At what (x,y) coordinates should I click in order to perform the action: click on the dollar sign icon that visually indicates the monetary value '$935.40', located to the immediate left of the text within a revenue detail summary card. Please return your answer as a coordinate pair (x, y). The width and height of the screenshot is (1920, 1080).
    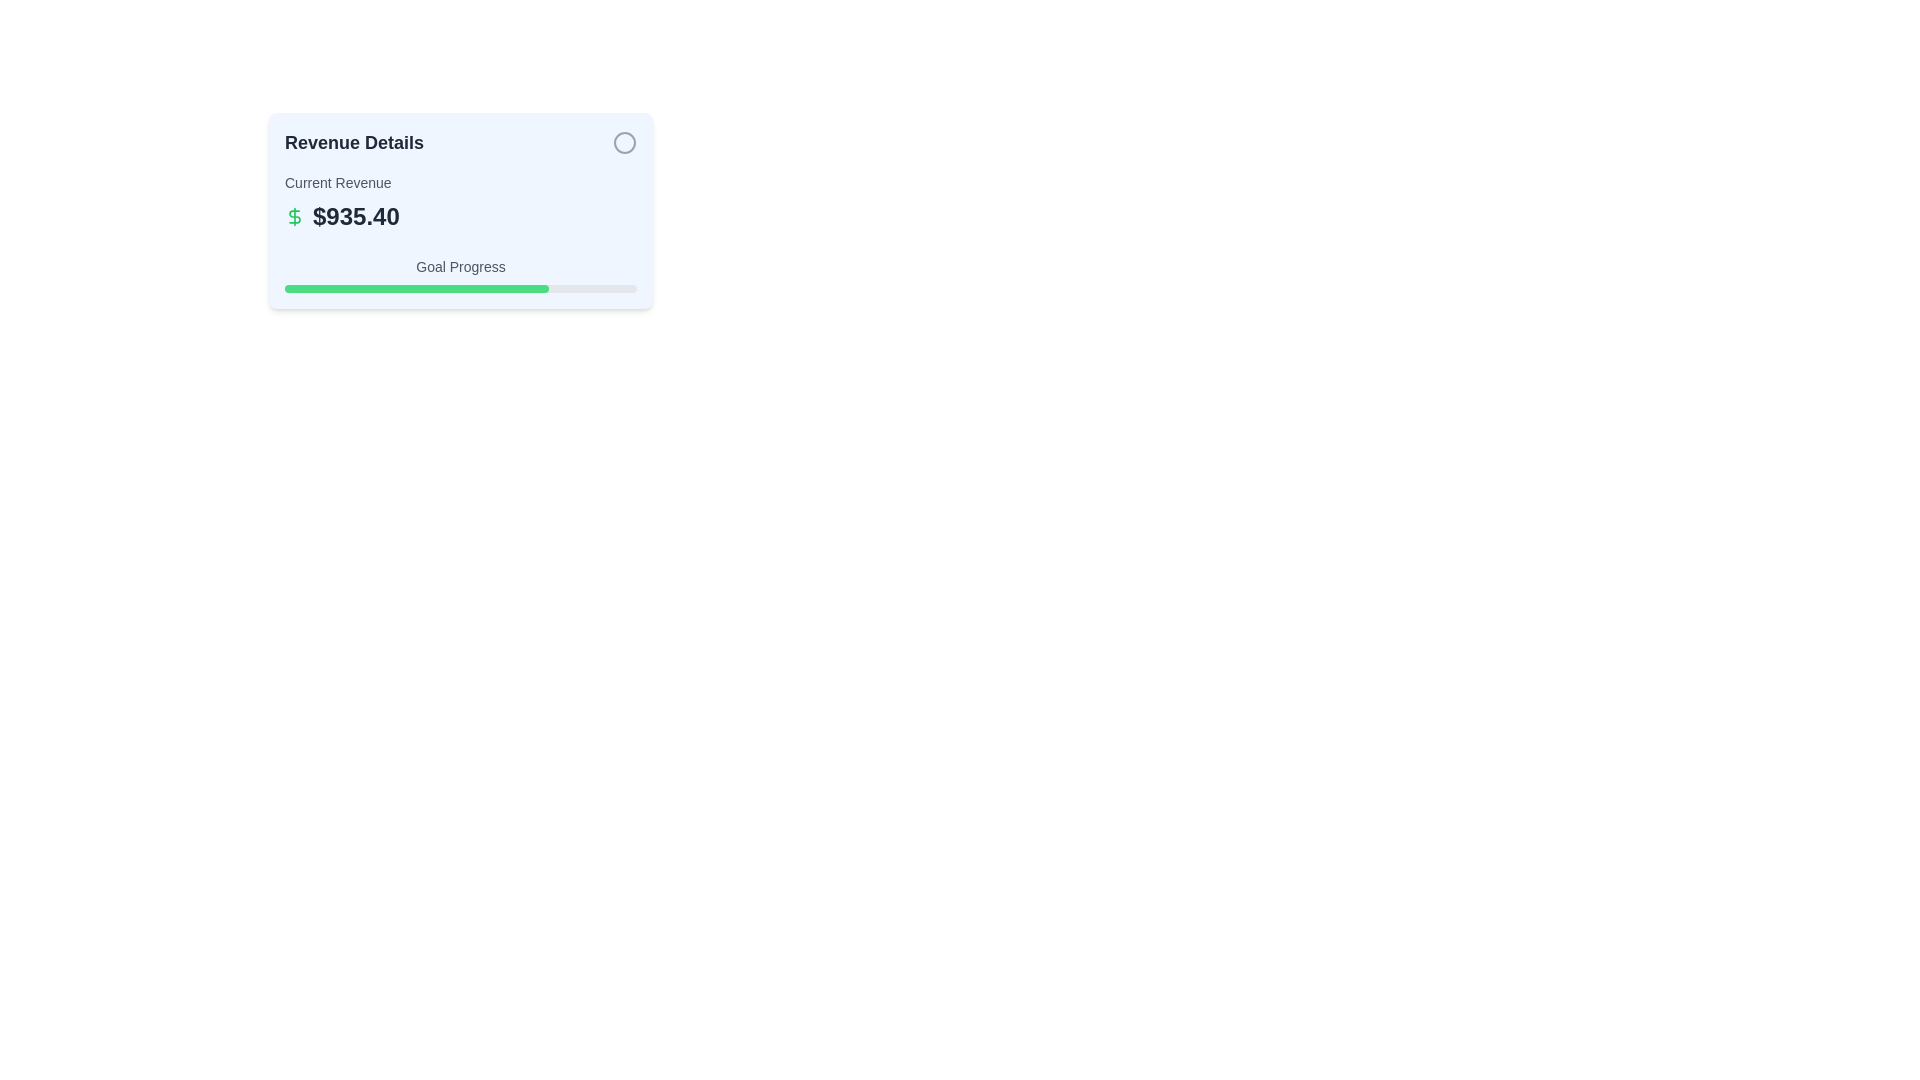
    Looking at the image, I should click on (293, 216).